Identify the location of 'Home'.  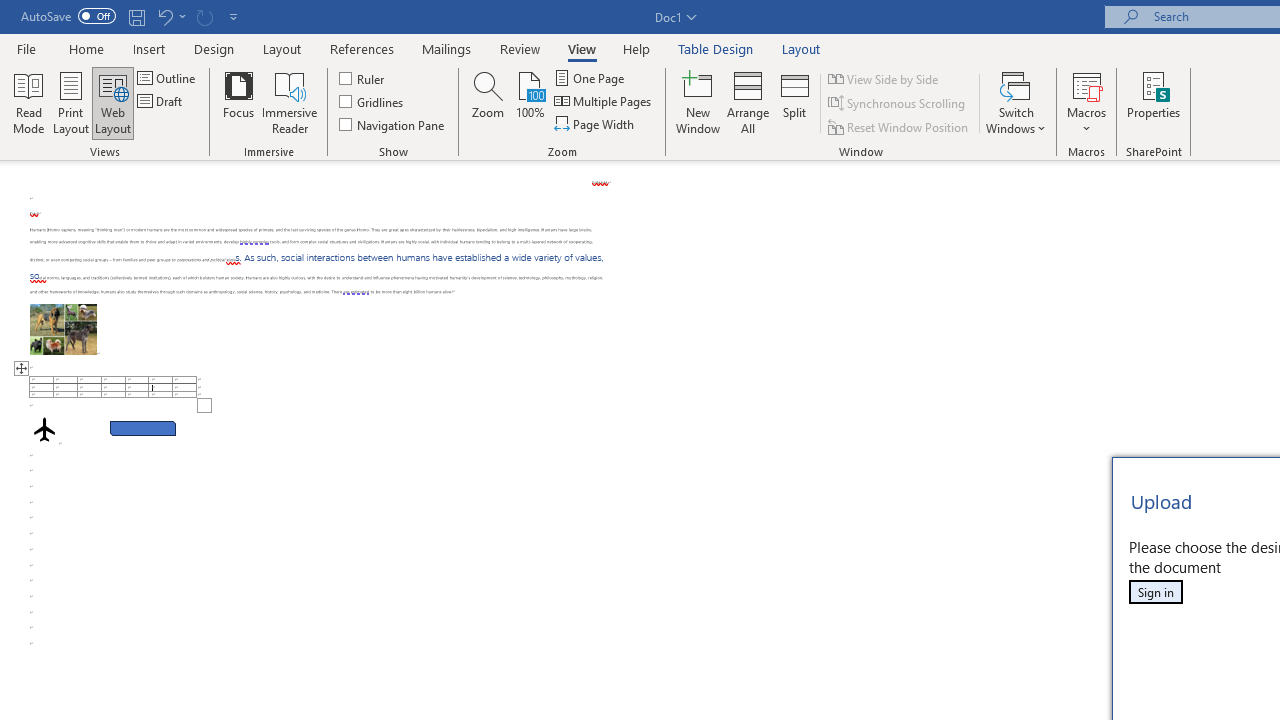
(85, 48).